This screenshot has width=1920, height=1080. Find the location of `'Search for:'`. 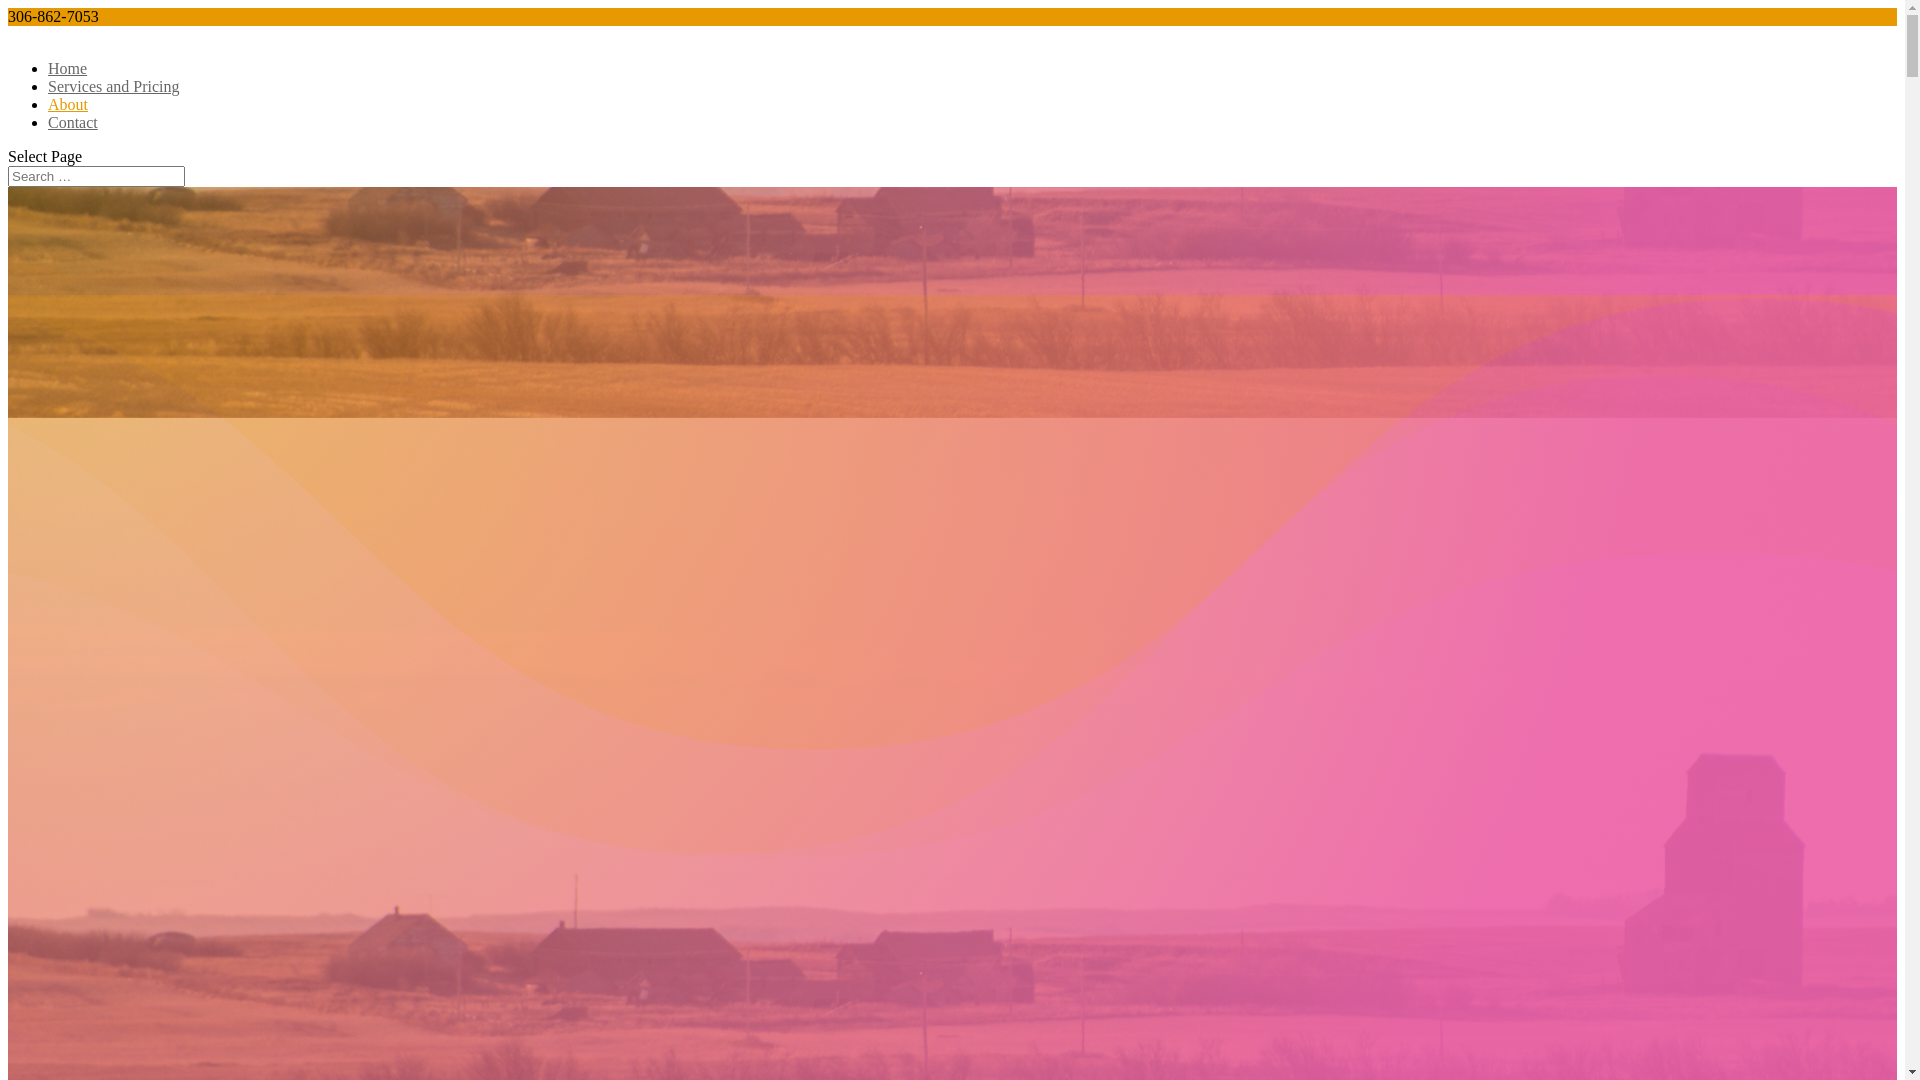

'Search for:' is located at coordinates (95, 175).